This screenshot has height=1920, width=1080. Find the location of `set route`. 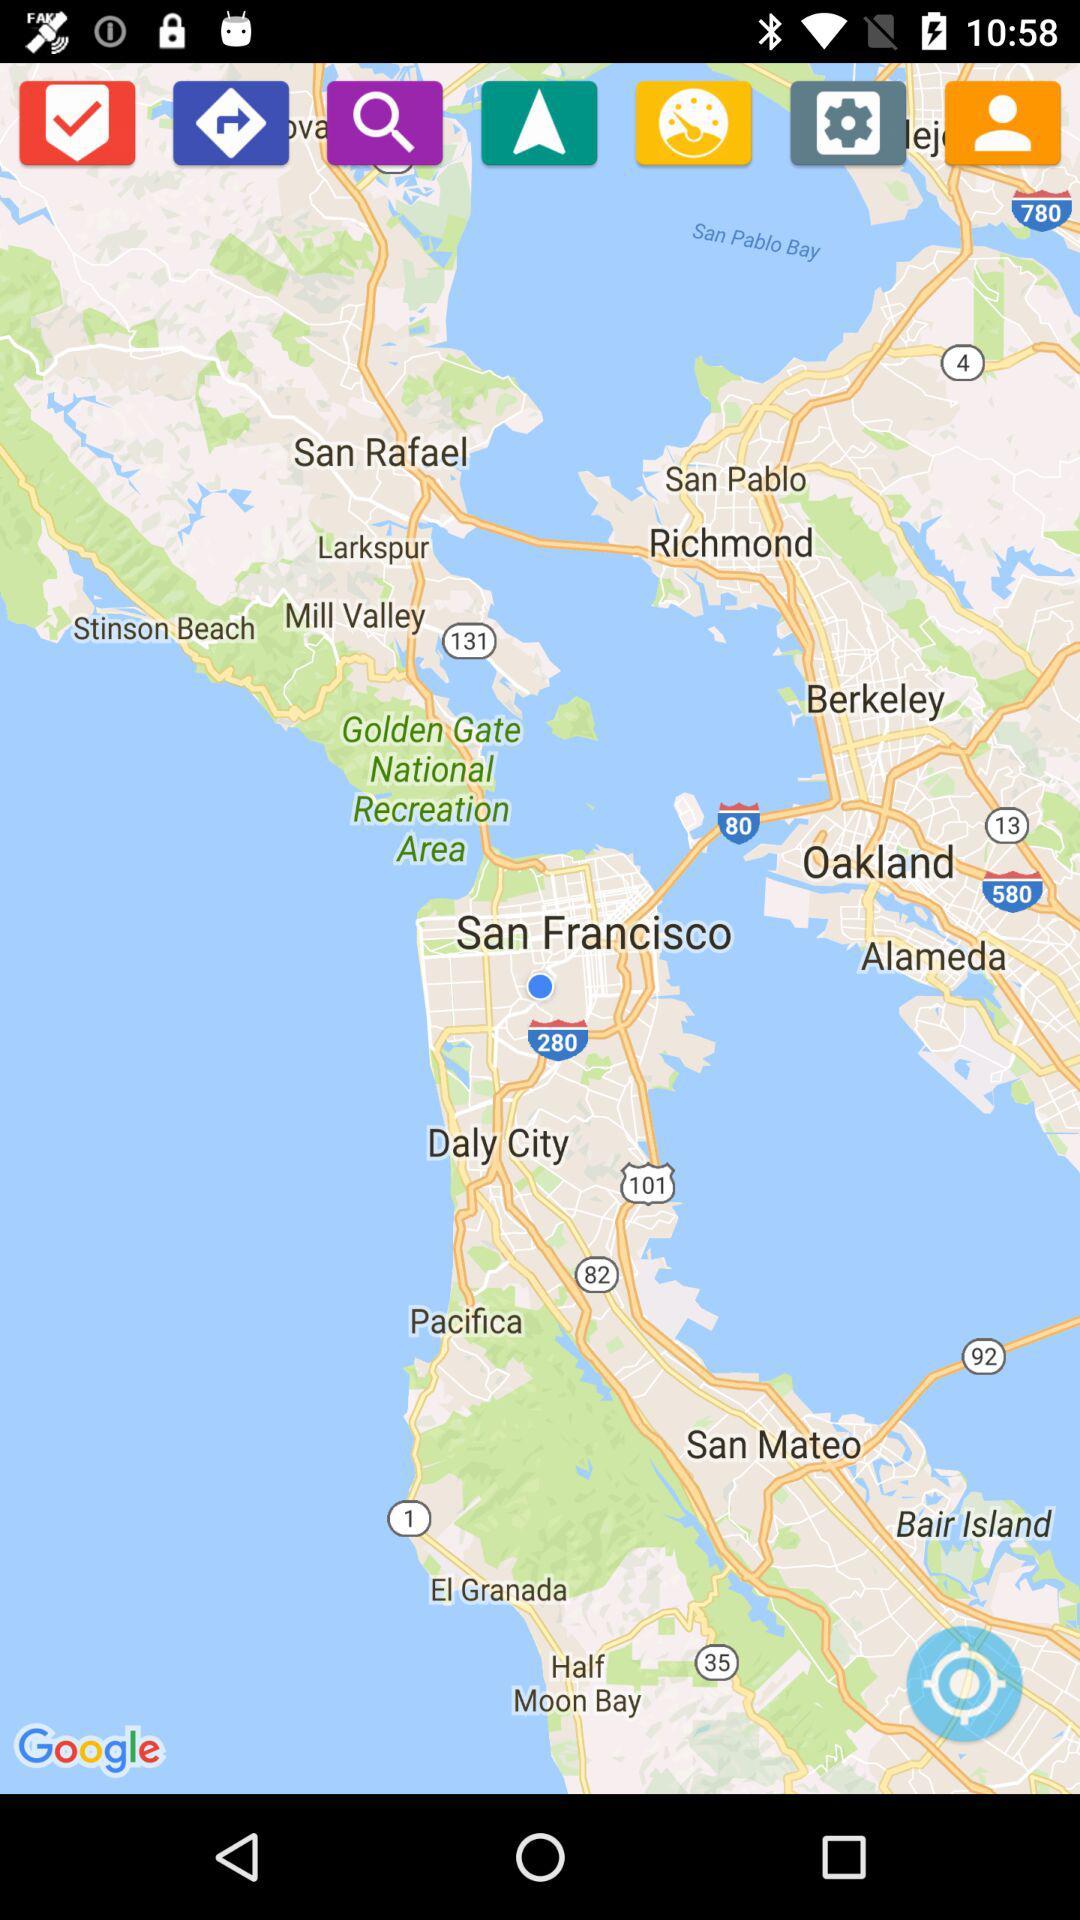

set route is located at coordinates (229, 121).